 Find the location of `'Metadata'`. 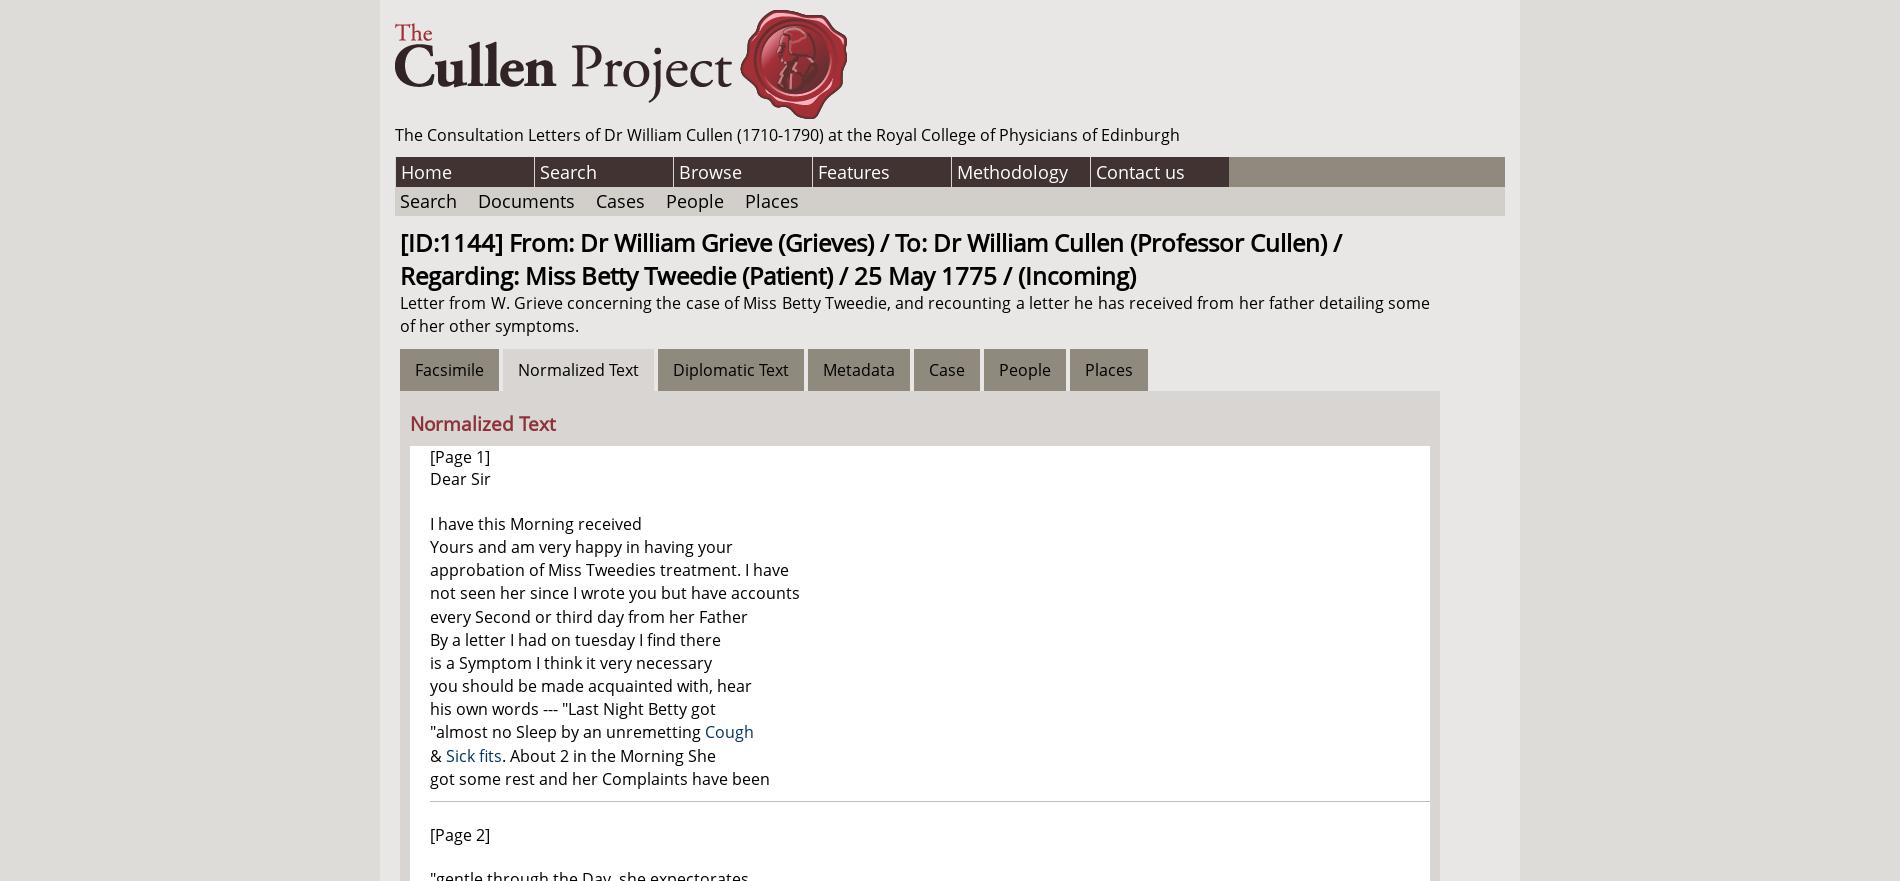

'Metadata' is located at coordinates (857, 367).